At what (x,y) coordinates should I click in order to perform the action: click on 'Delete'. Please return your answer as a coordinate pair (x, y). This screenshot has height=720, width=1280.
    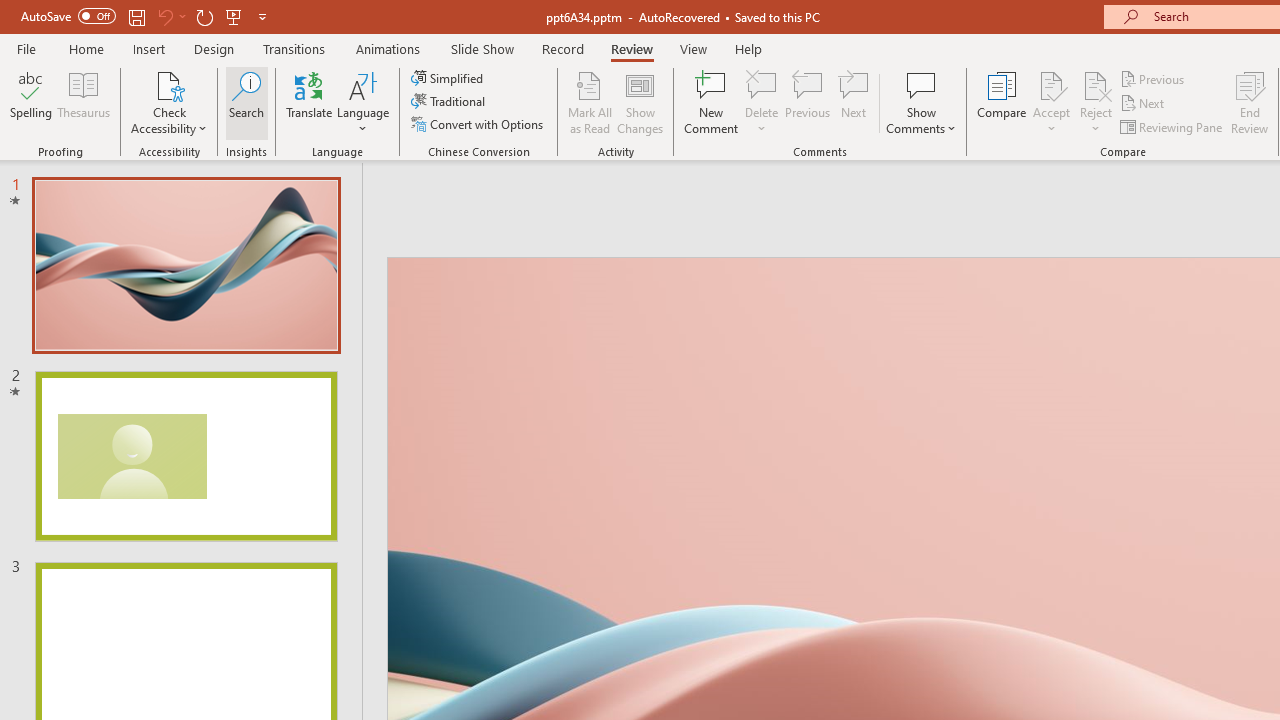
    Looking at the image, I should click on (761, 103).